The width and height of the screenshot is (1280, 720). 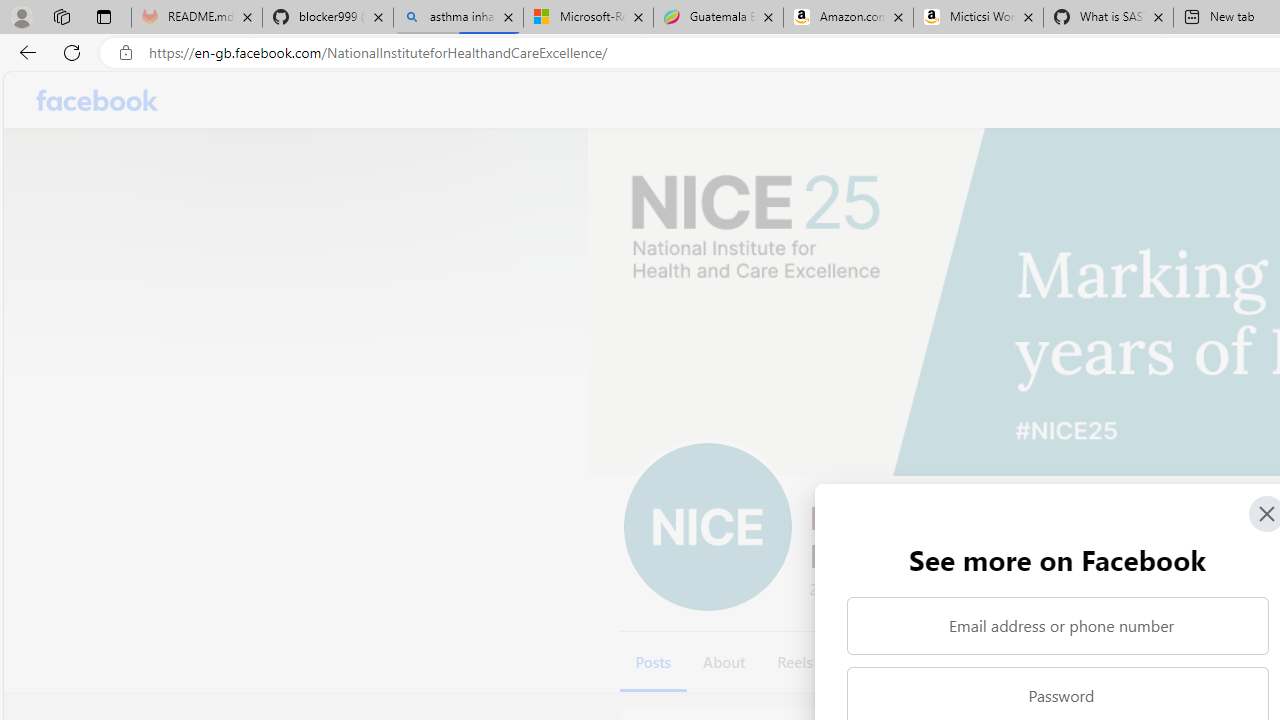 I want to click on 'Email address or phone number', so click(x=1056, y=625).